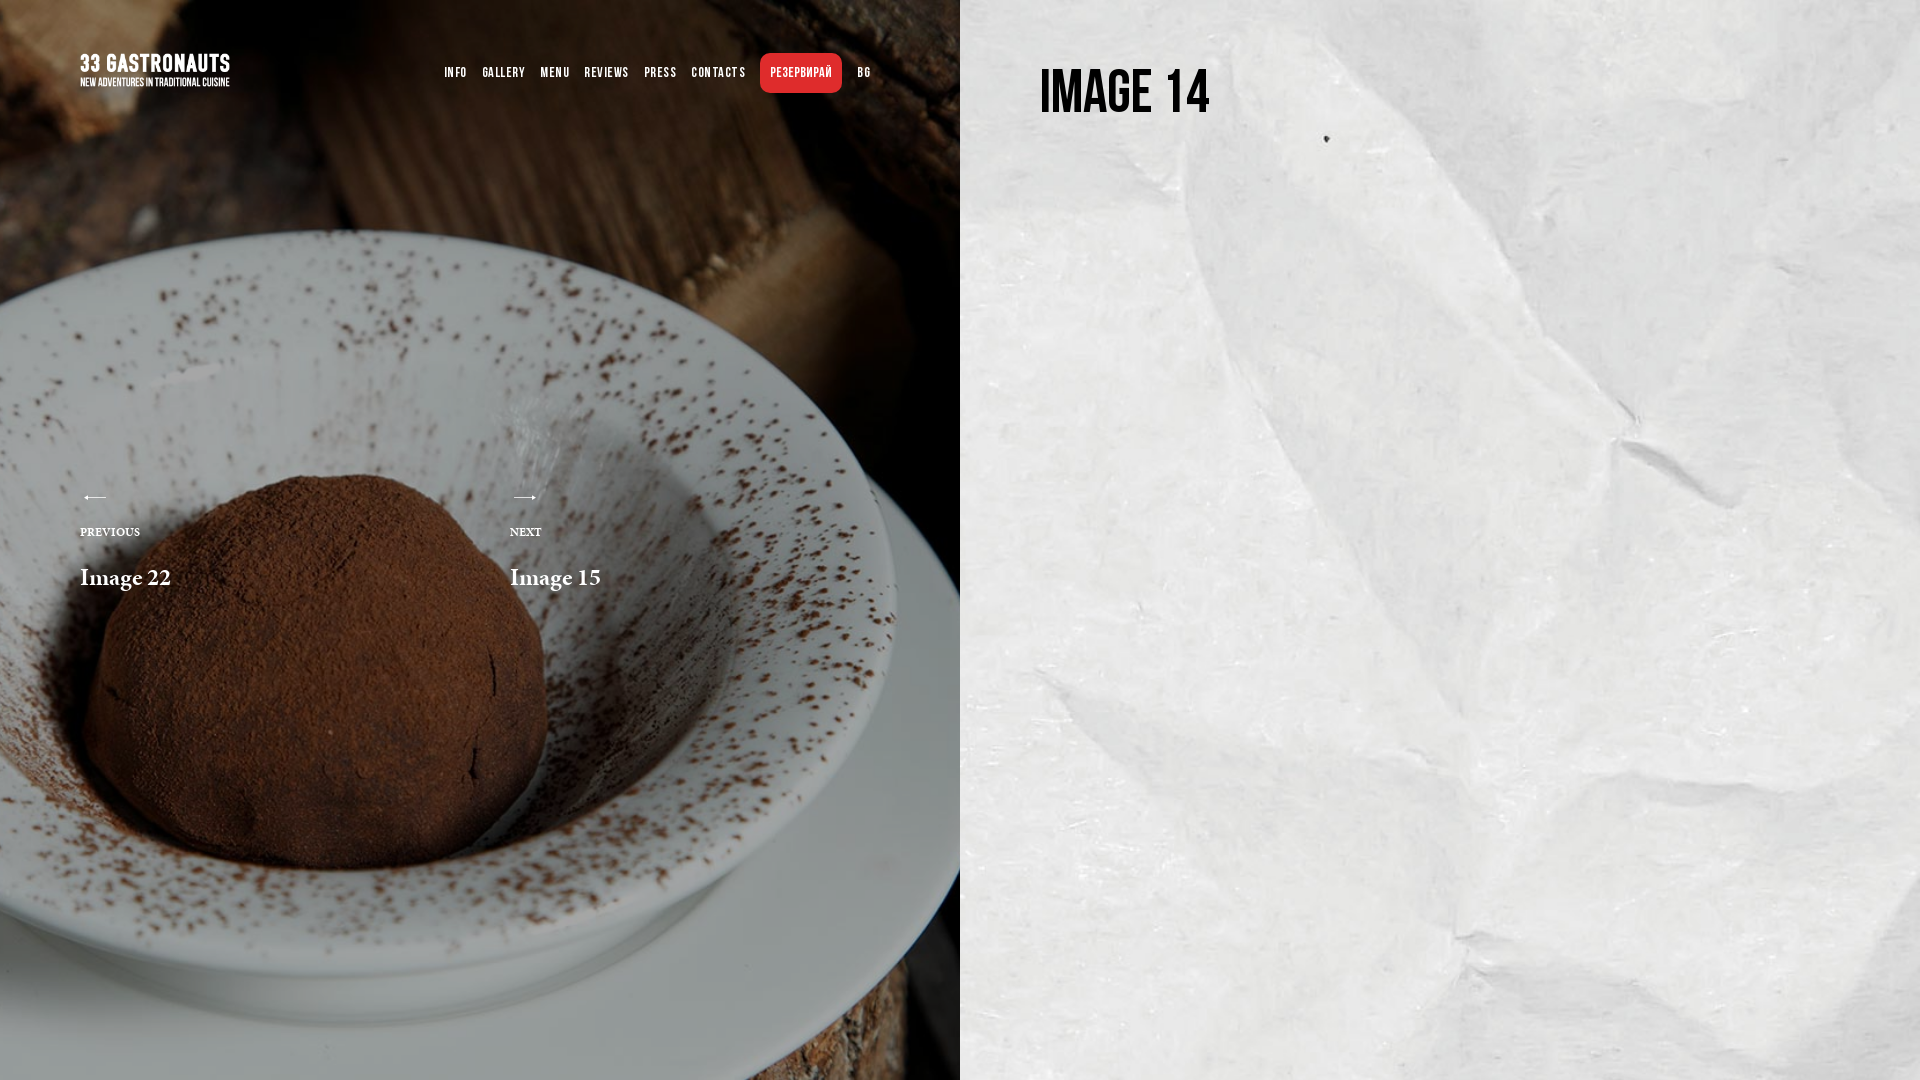  Describe the element at coordinates (660, 72) in the screenshot. I see `'Press'` at that location.